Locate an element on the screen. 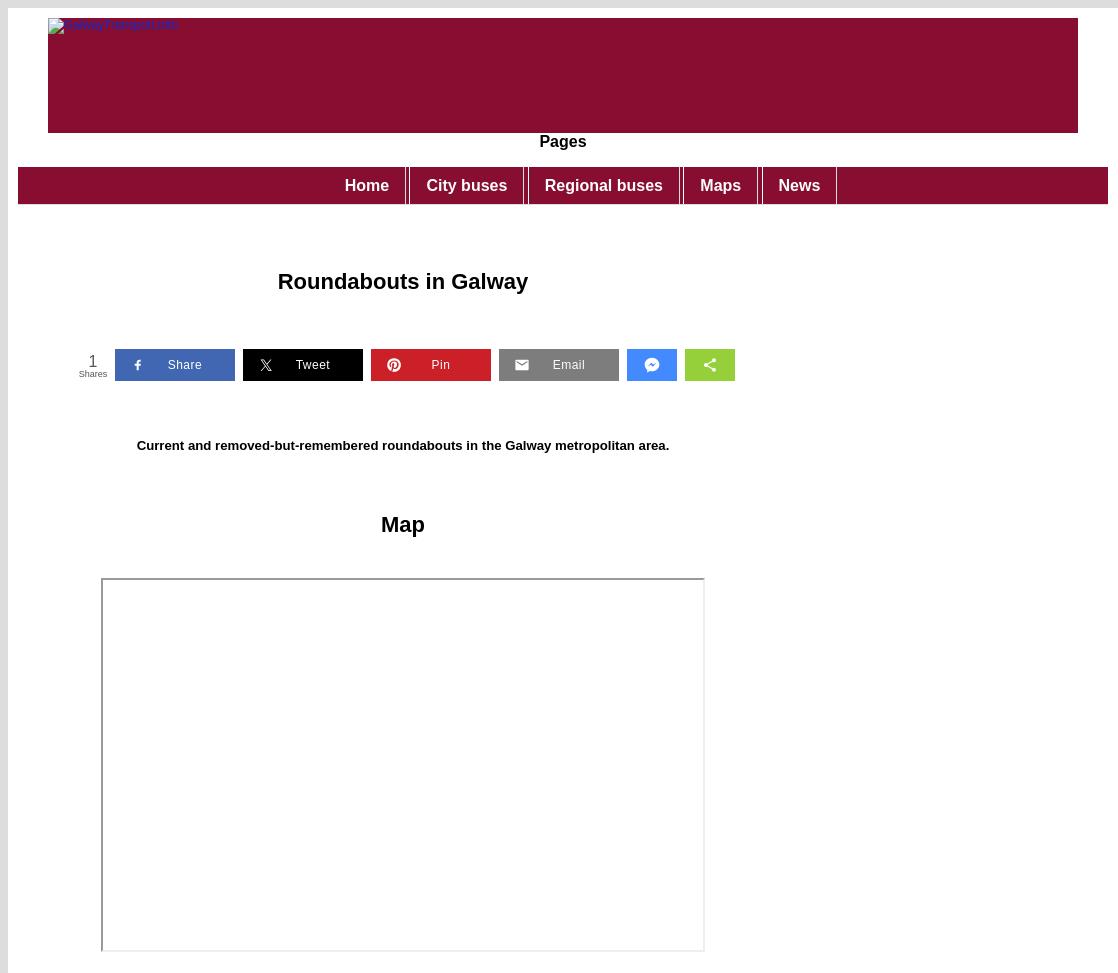  'Home' is located at coordinates (365, 184).